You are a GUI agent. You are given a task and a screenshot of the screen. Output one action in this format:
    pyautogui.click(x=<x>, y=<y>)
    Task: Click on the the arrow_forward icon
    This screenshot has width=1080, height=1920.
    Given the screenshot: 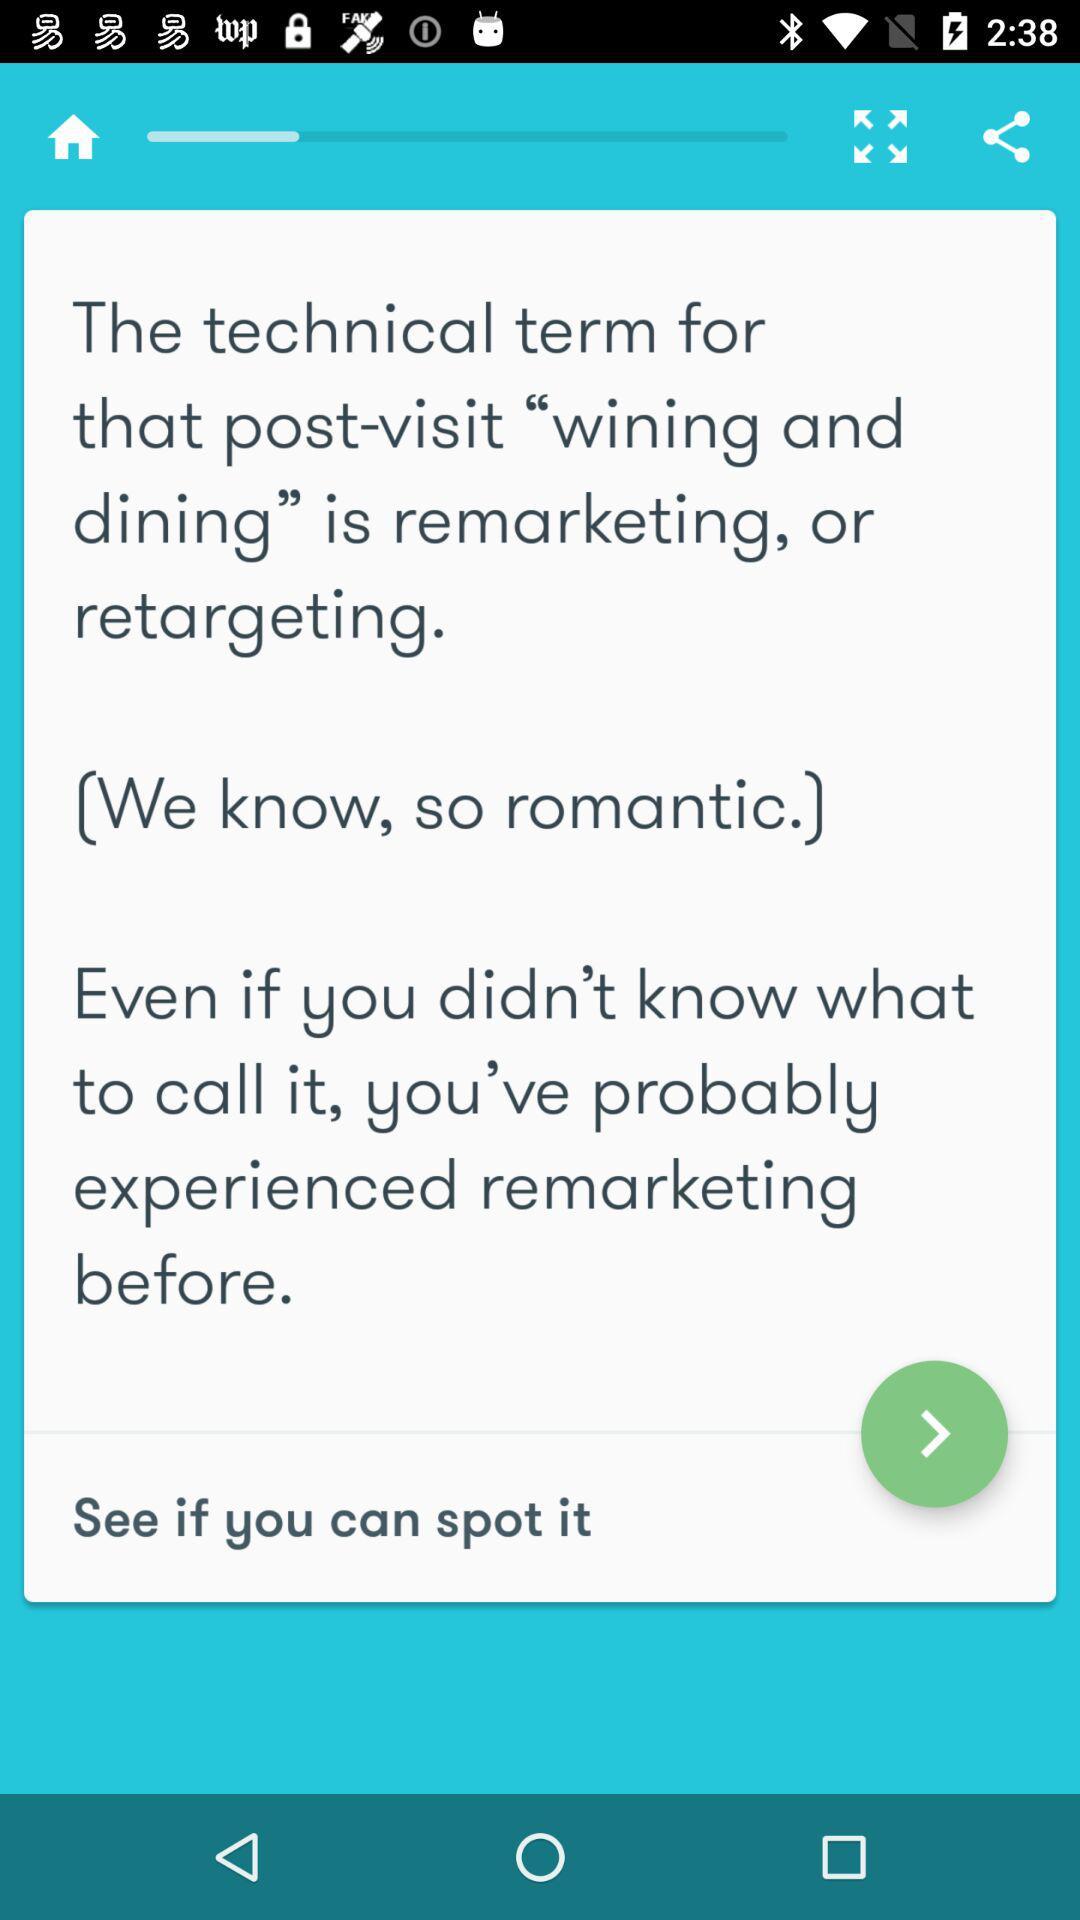 What is the action you would take?
    pyautogui.click(x=934, y=1433)
    